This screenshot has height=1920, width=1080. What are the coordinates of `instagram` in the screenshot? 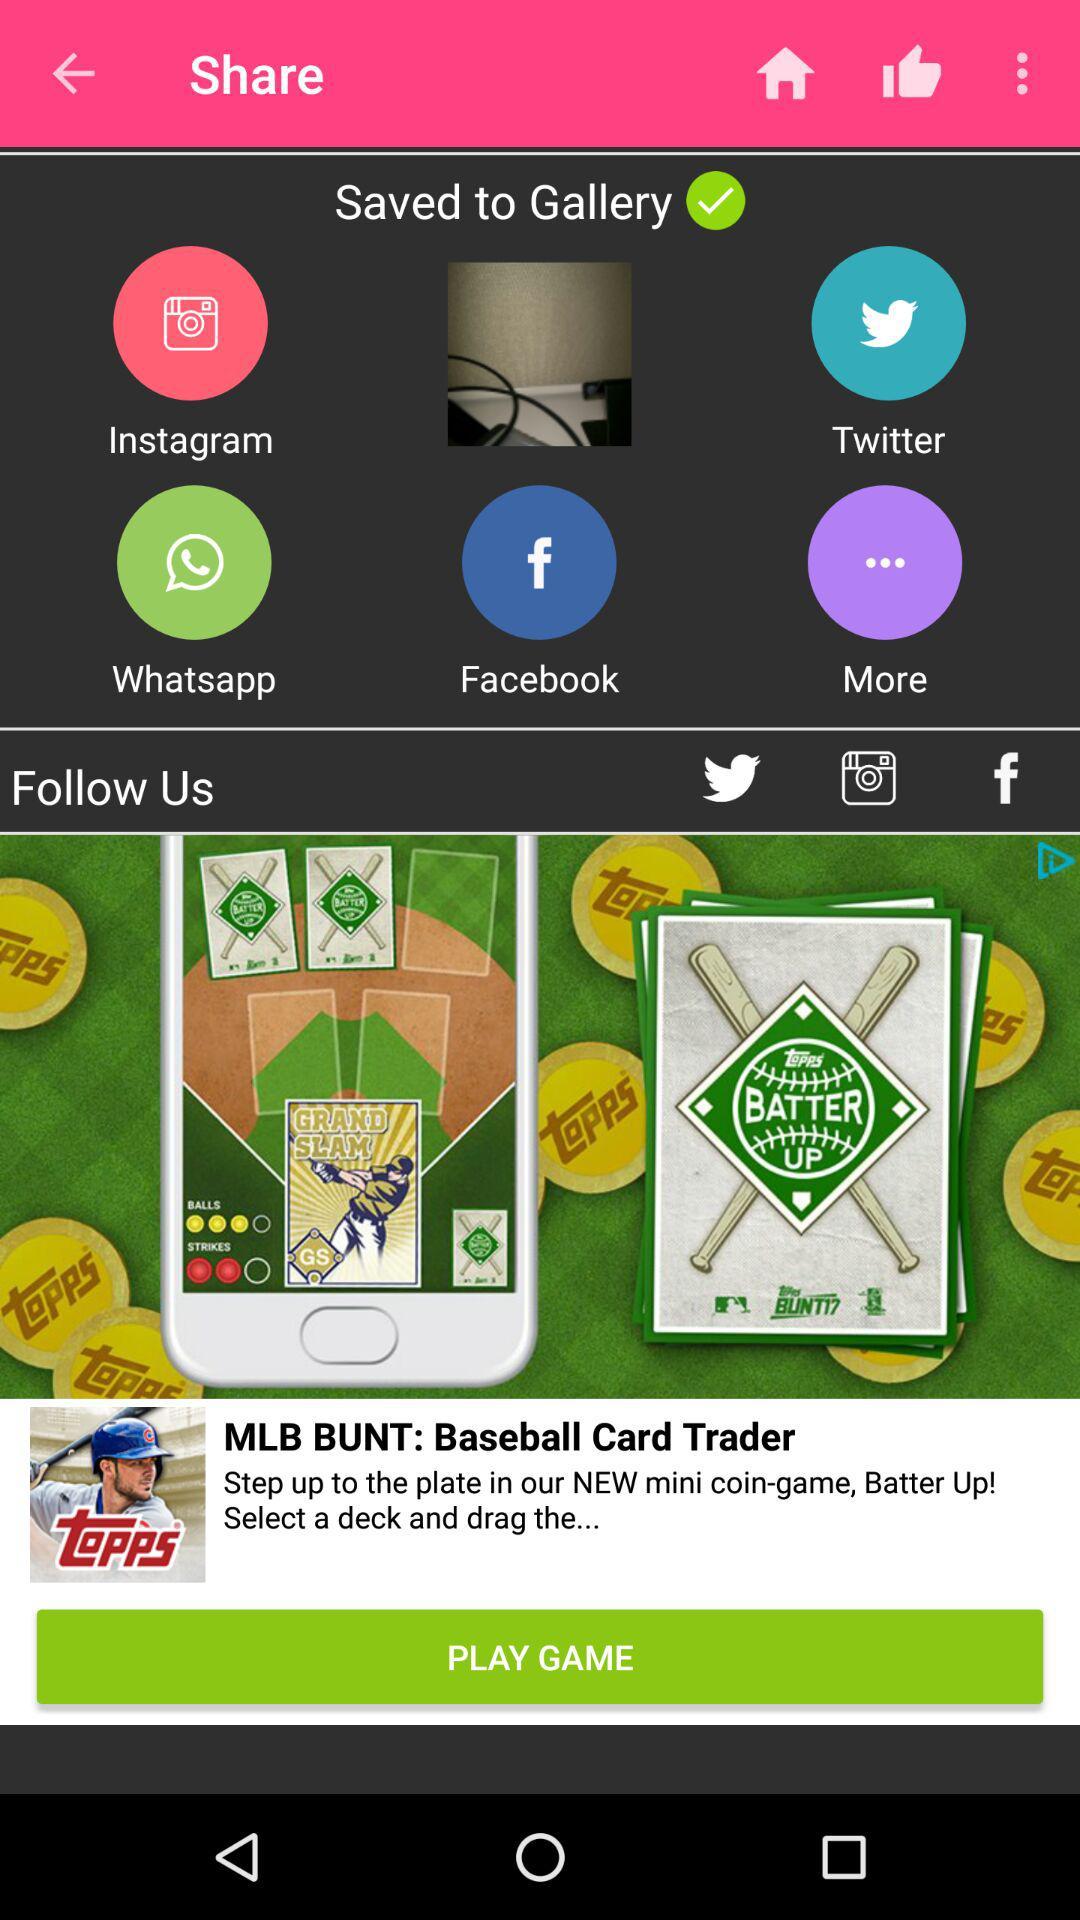 It's located at (867, 777).